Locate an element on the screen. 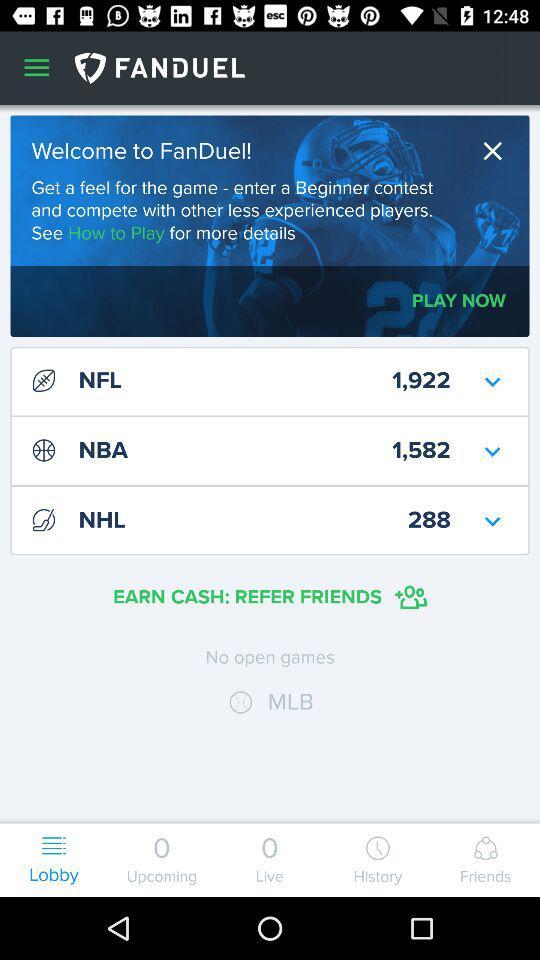 This screenshot has height=960, width=540. to close the video is located at coordinates (496, 150).